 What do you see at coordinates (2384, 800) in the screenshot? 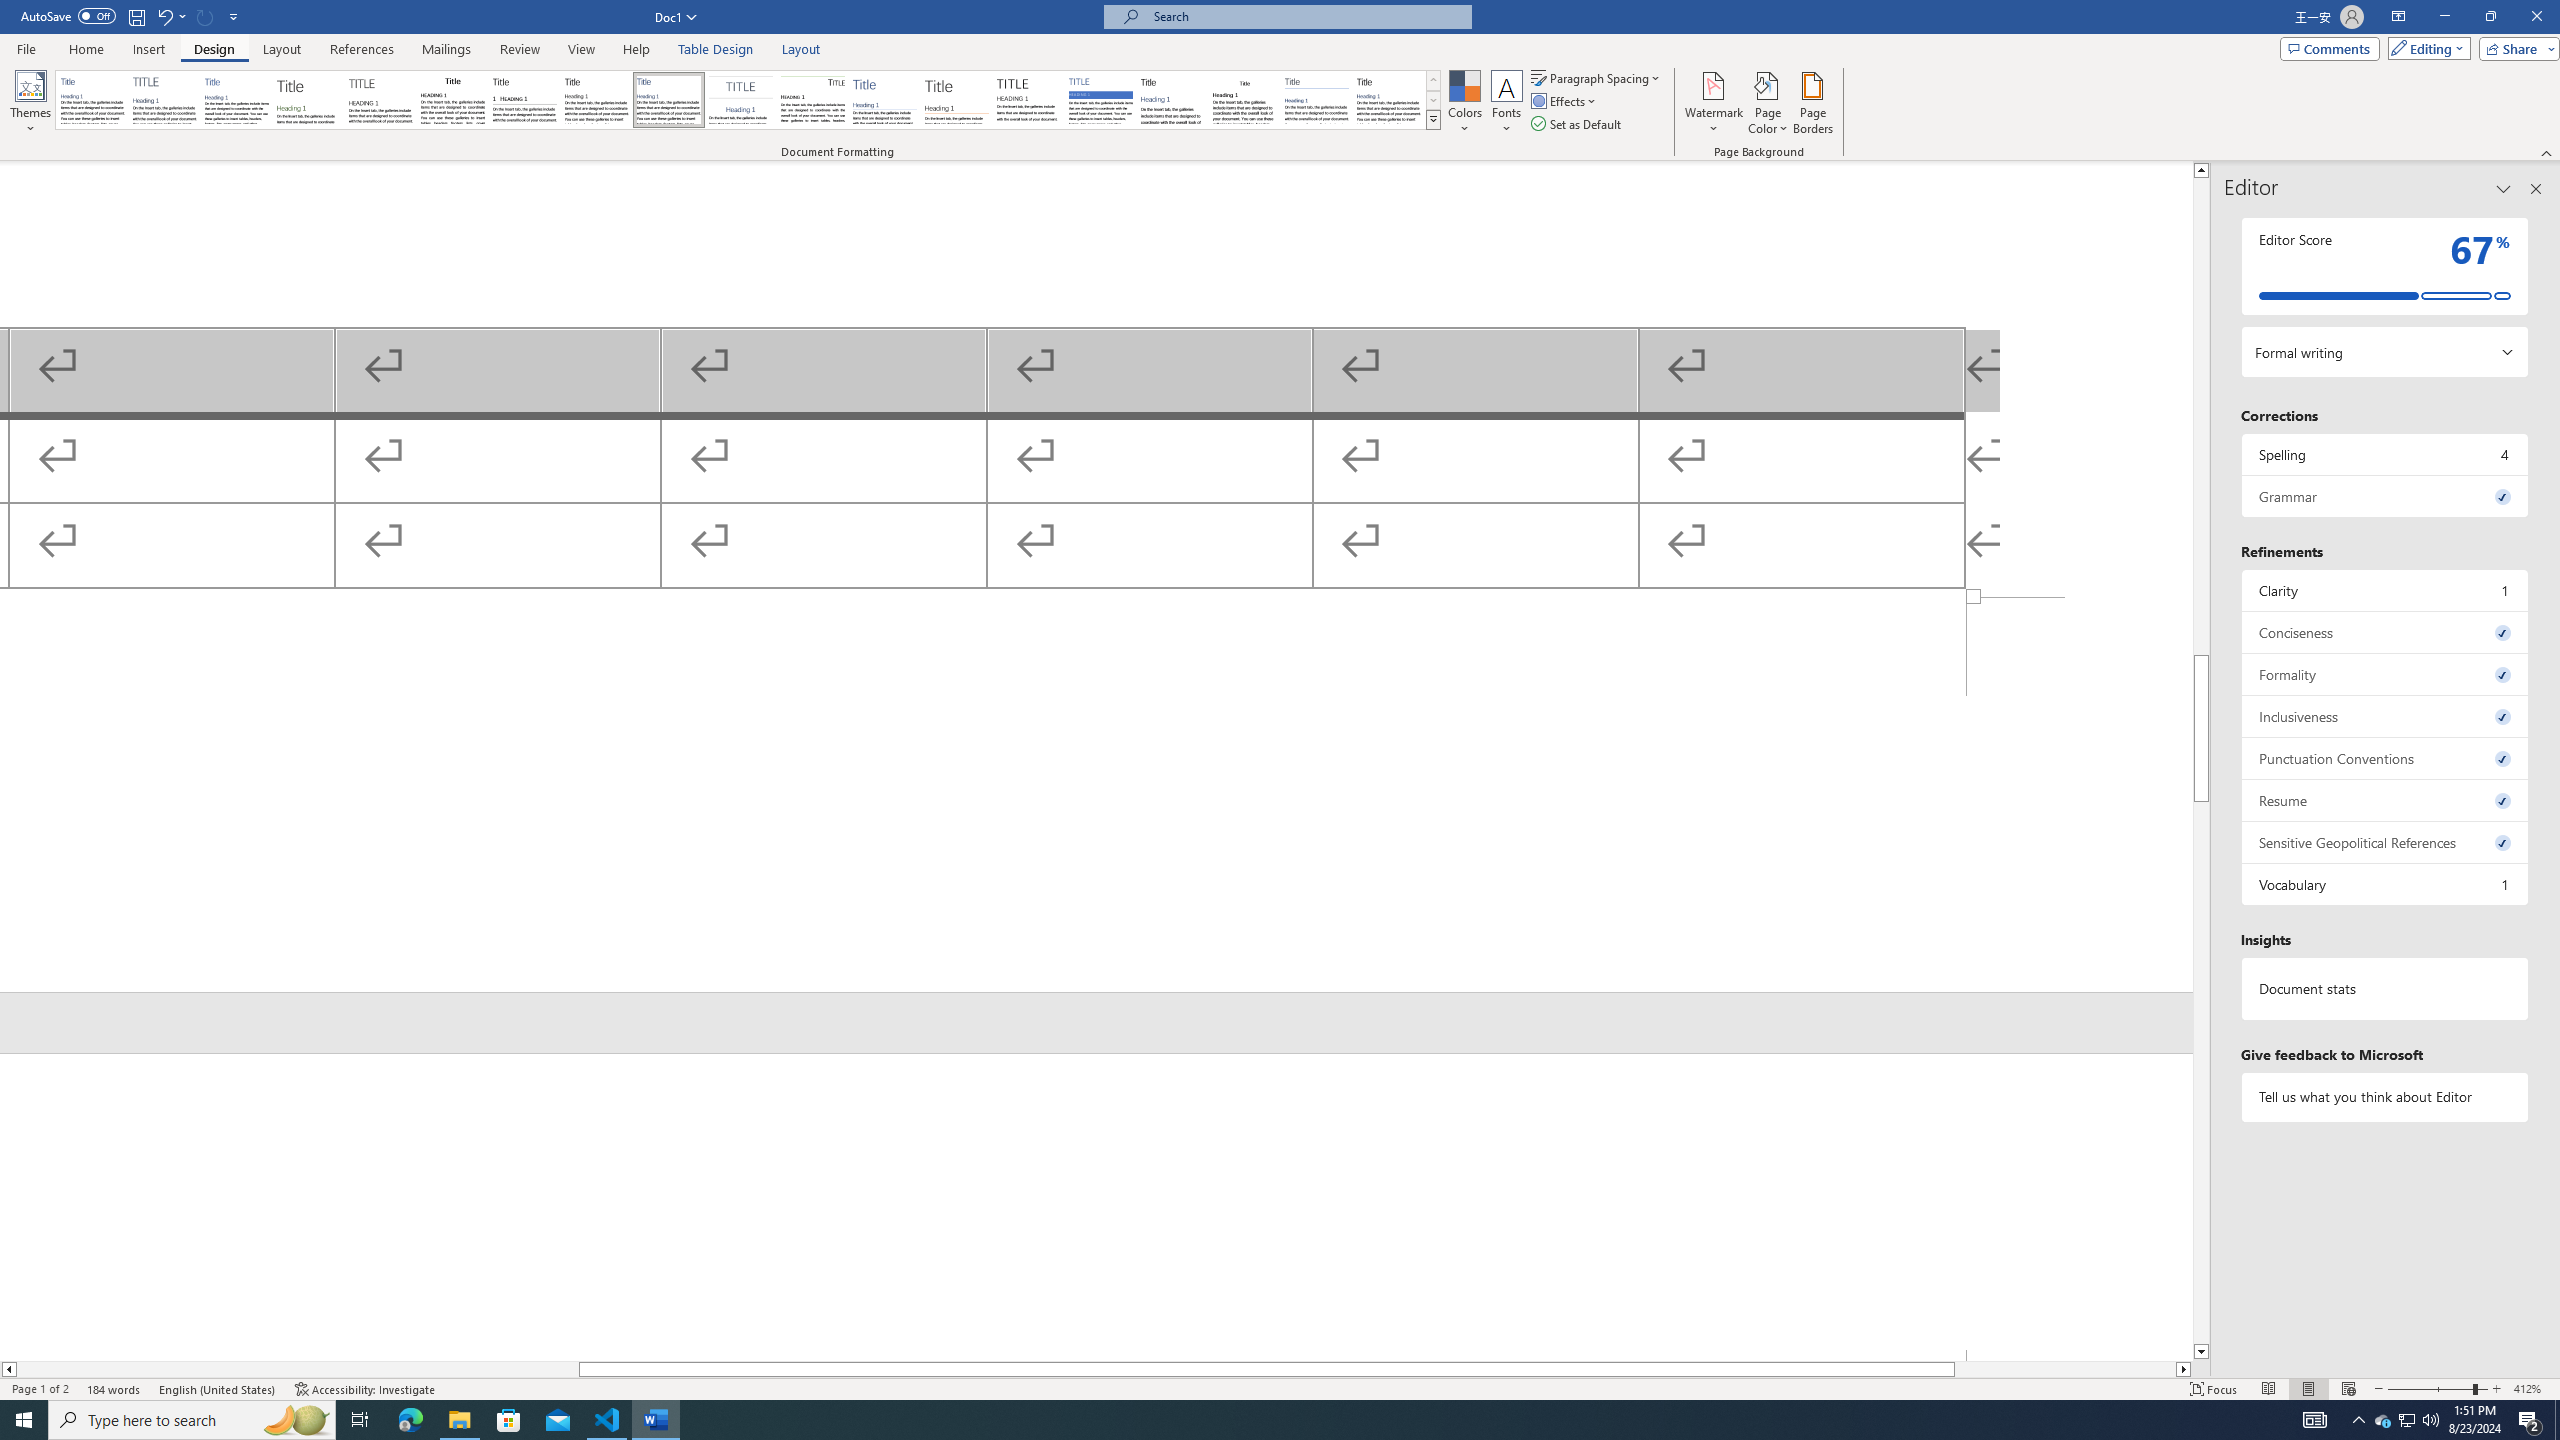
I see `'Resume, 0 issues. Press space or enter to review items.'` at bounding box center [2384, 800].